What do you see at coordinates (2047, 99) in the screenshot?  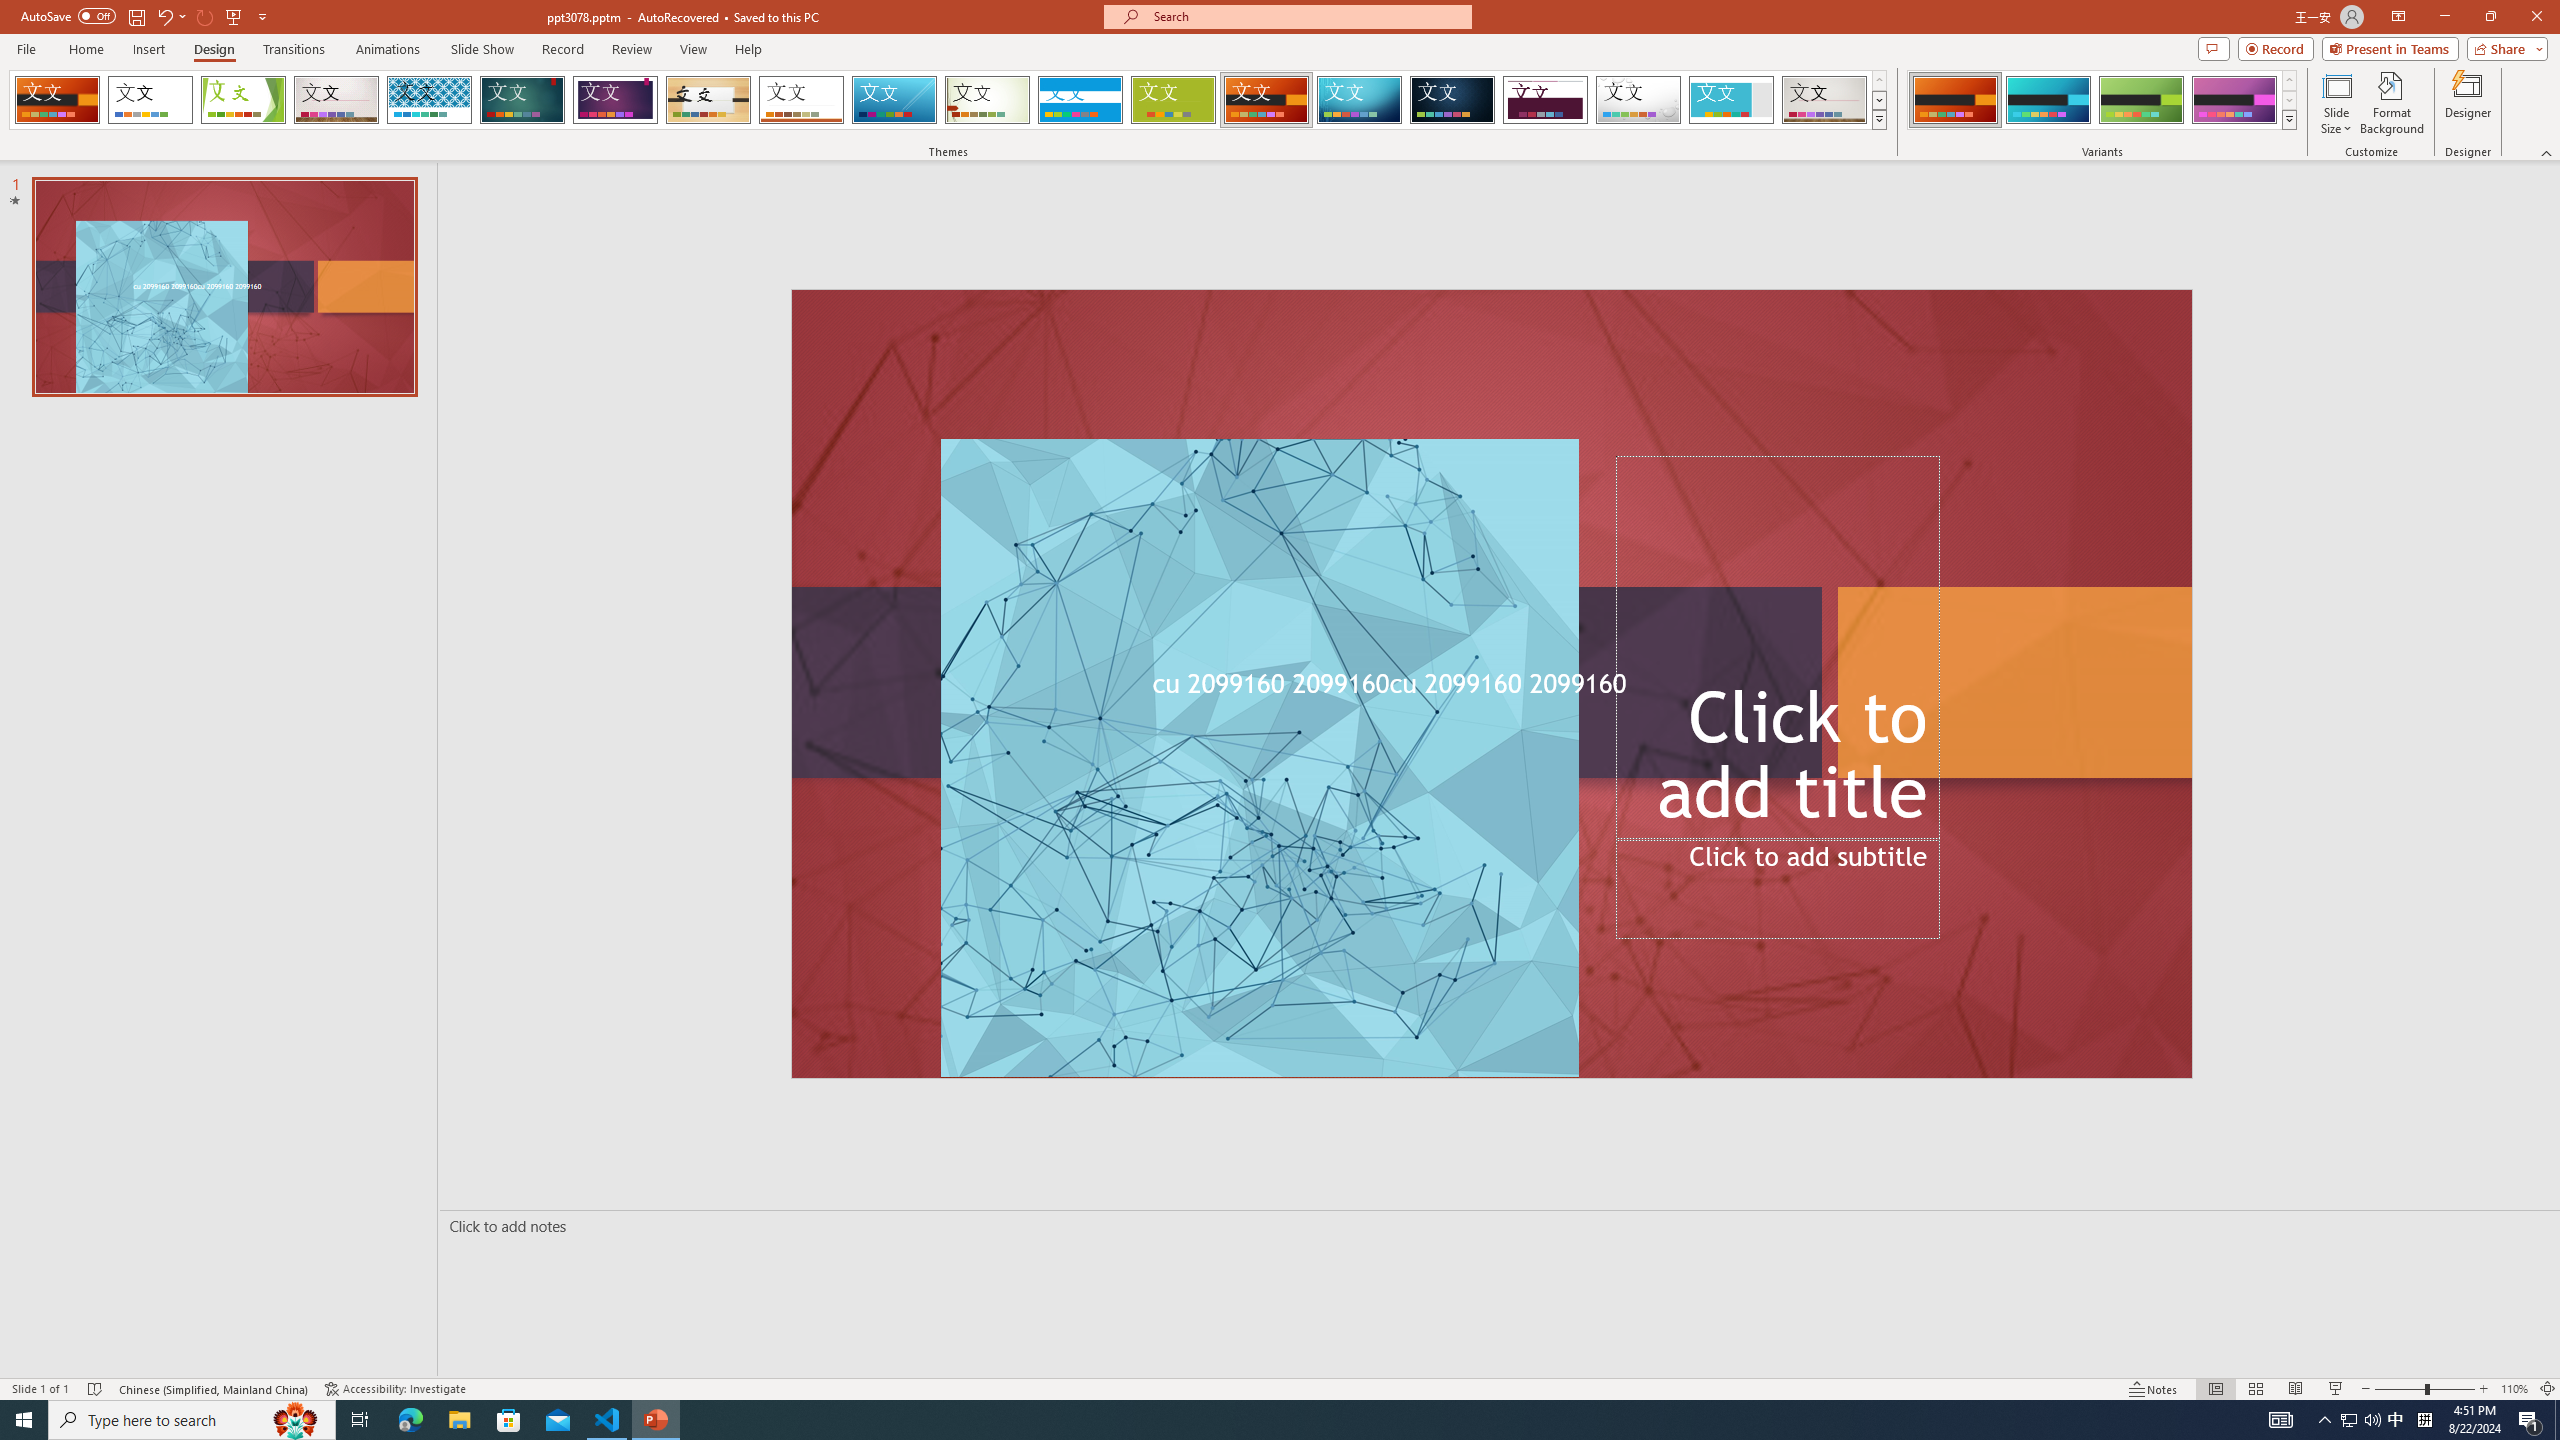 I see `'Berlin Variant 2'` at bounding box center [2047, 99].